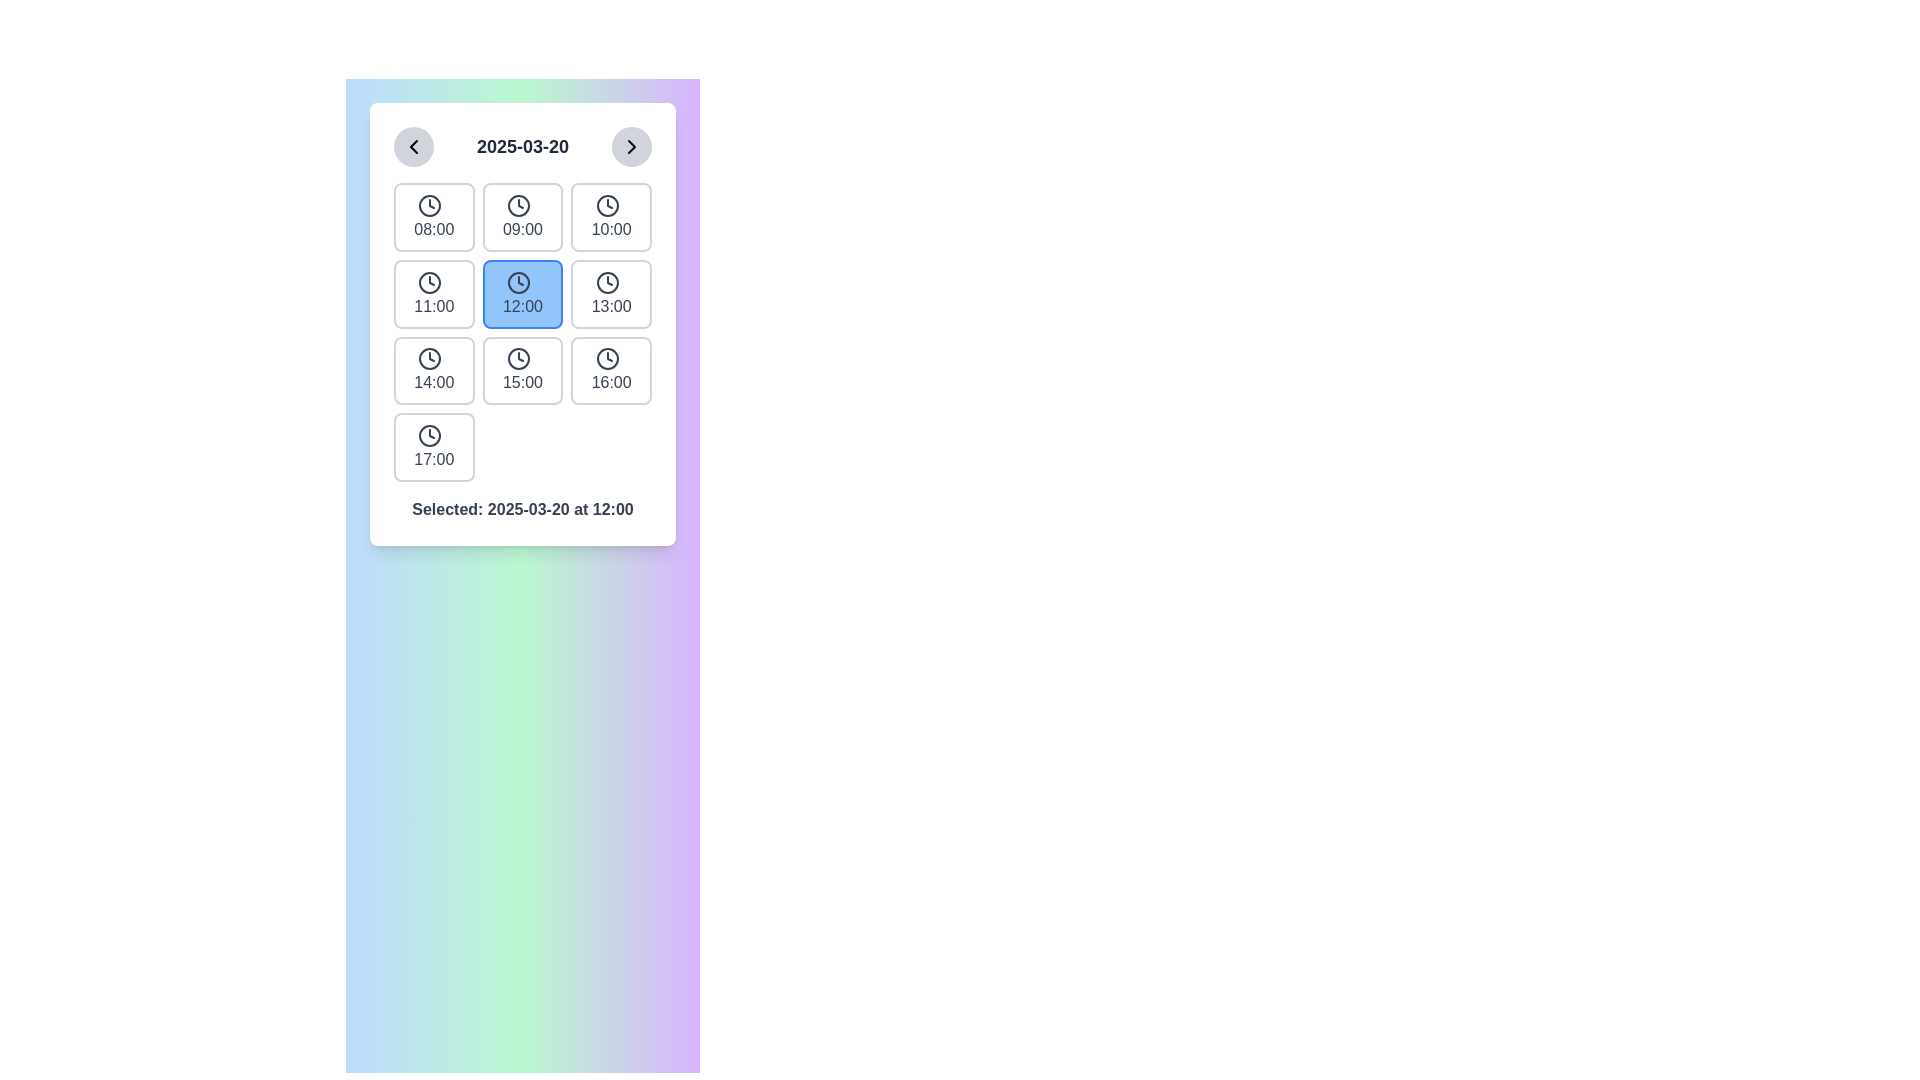 This screenshot has height=1080, width=1920. What do you see at coordinates (518, 282) in the screenshot?
I see `the circular icon representing the 12:00 time slot within the clock icon in the grid layout` at bounding box center [518, 282].